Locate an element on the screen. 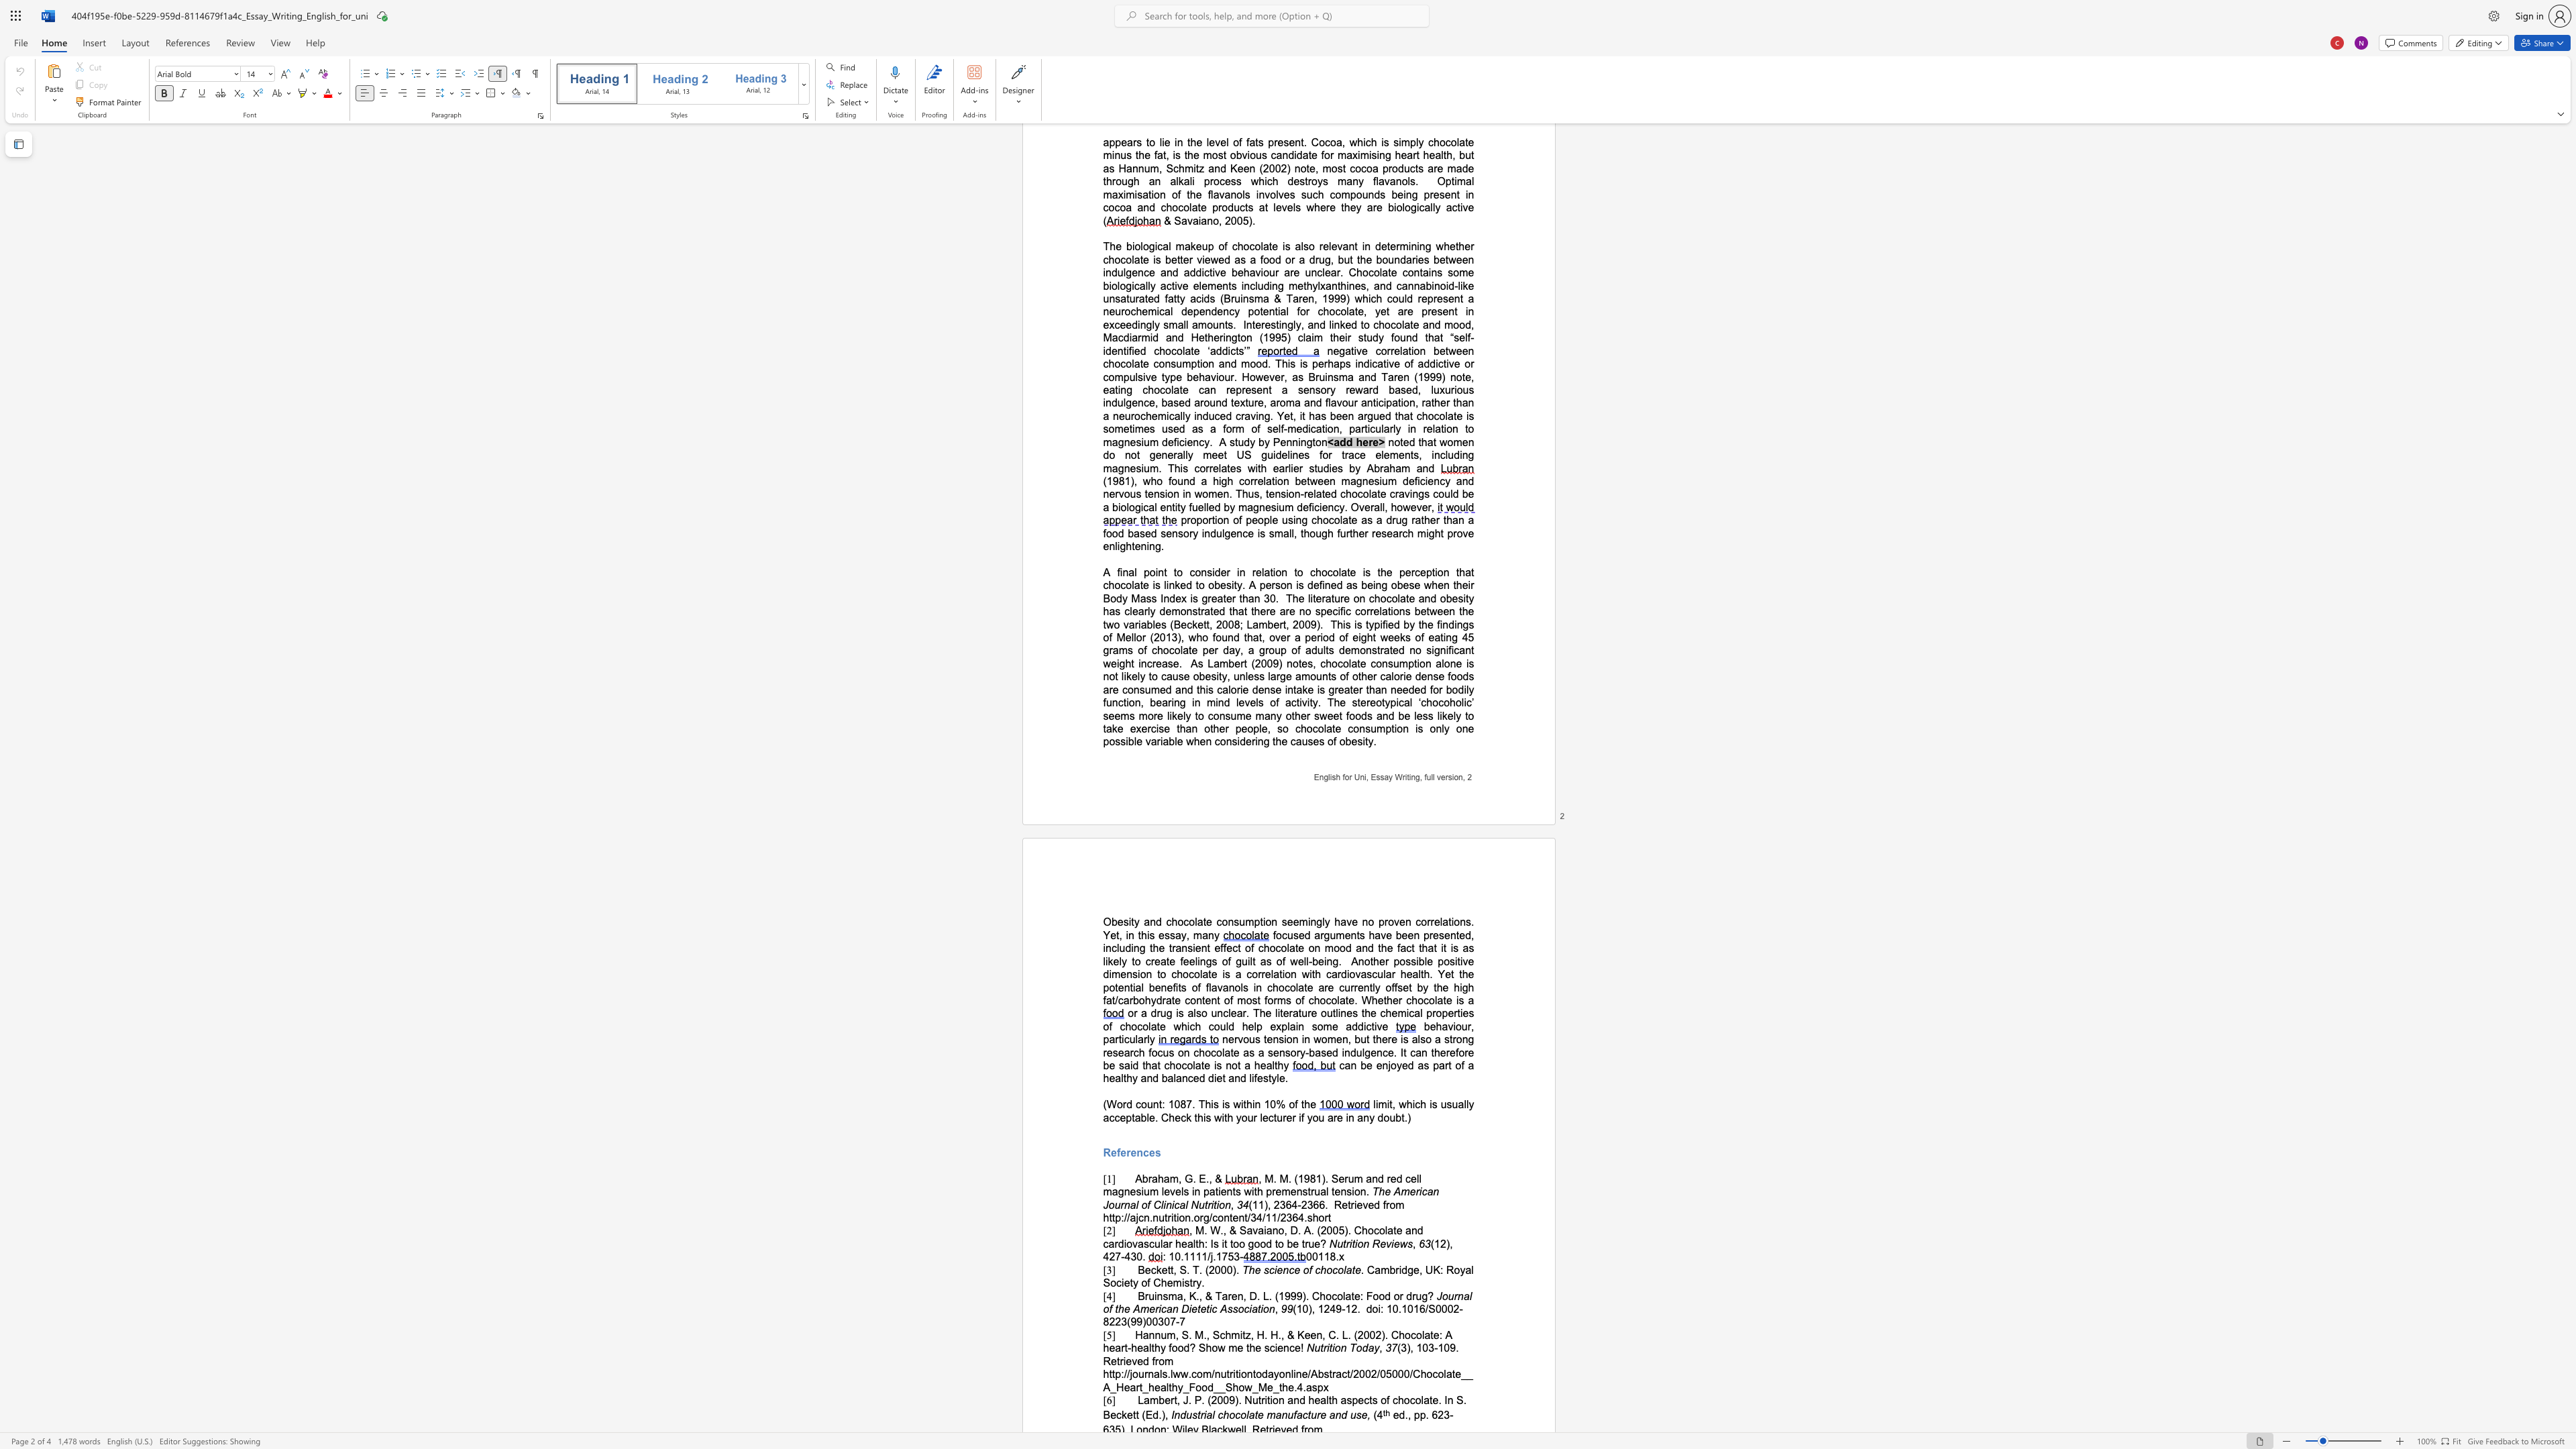  the subset text "s part of a heal" within the text "can be enjoyed as part of a healthy and balanced diet and lifestyle." is located at coordinates (1423, 1065).